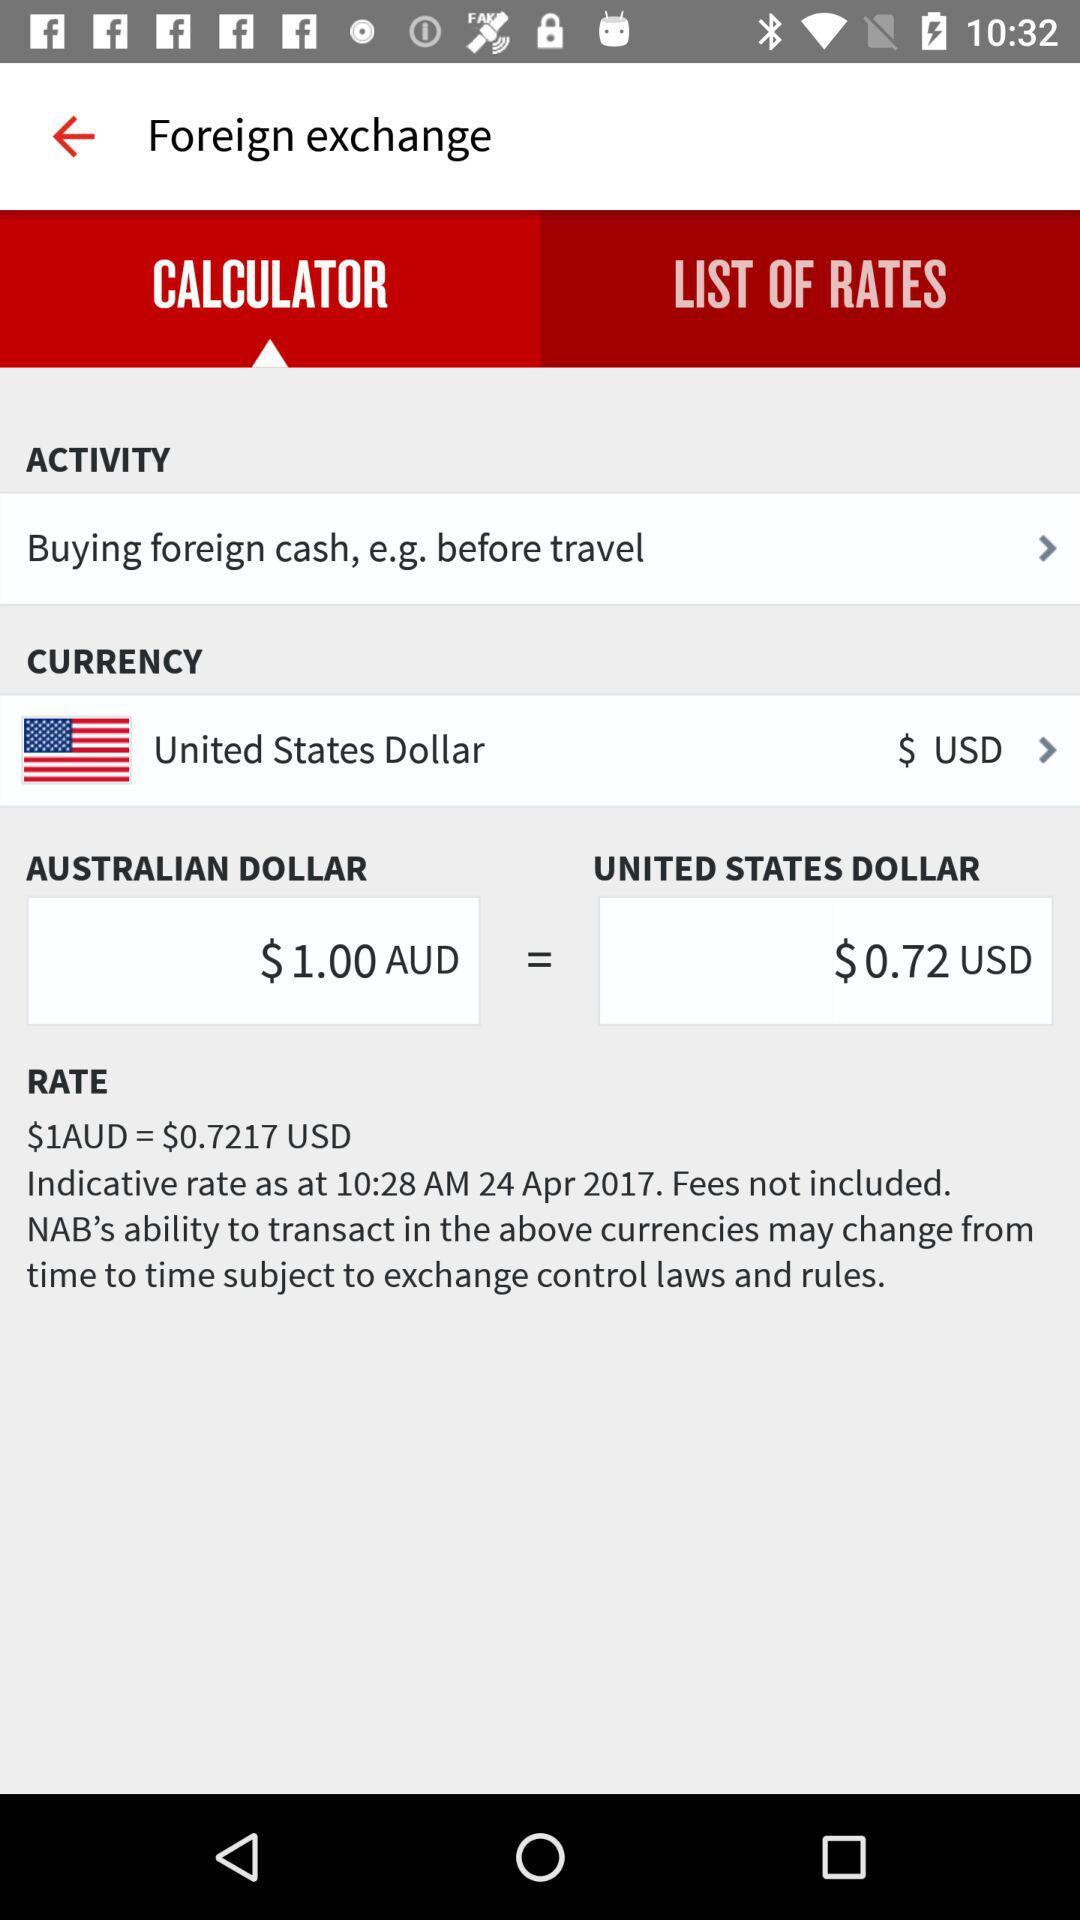  Describe the element at coordinates (810, 287) in the screenshot. I see `item to the right of the calculator item` at that location.